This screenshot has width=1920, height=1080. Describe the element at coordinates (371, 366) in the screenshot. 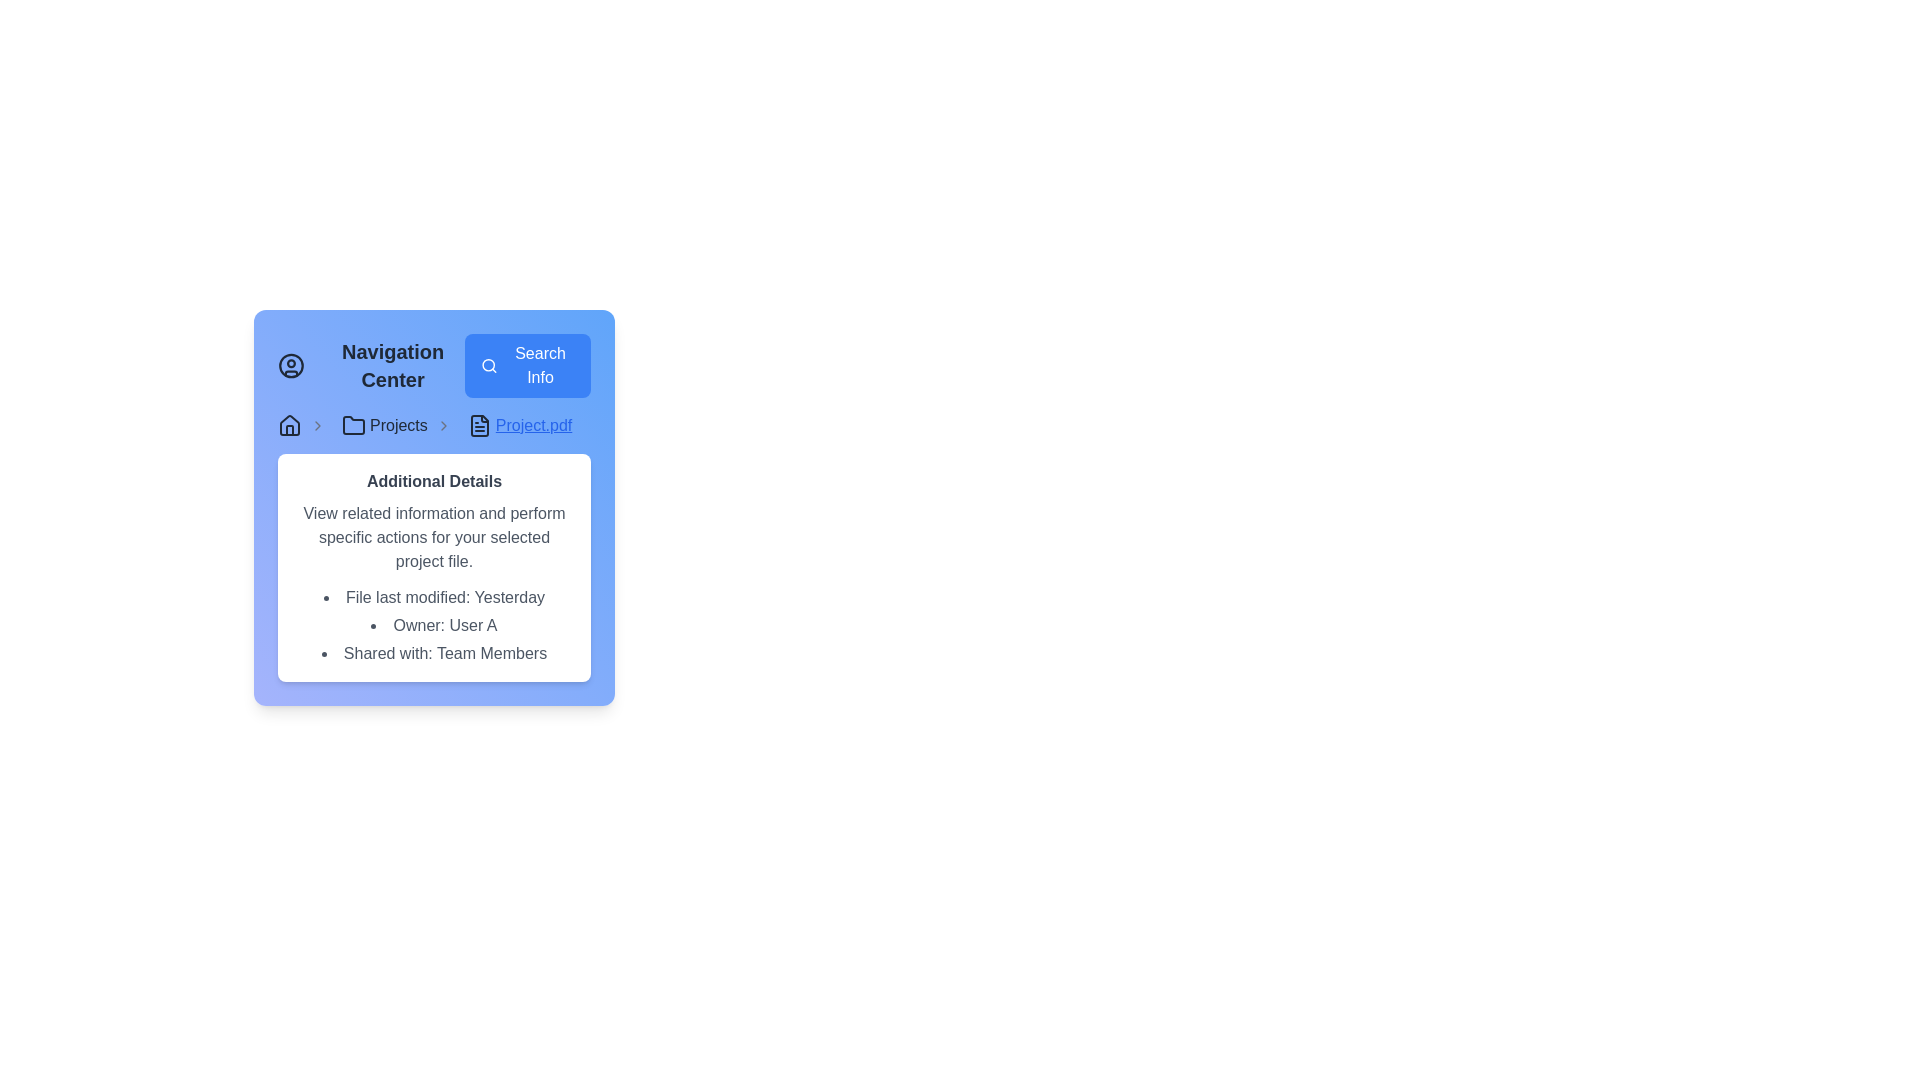

I see `the Text and icon display group containing the user icon and the text 'Navigation Center' positioned in the upper-left corner of the toolbar` at that location.